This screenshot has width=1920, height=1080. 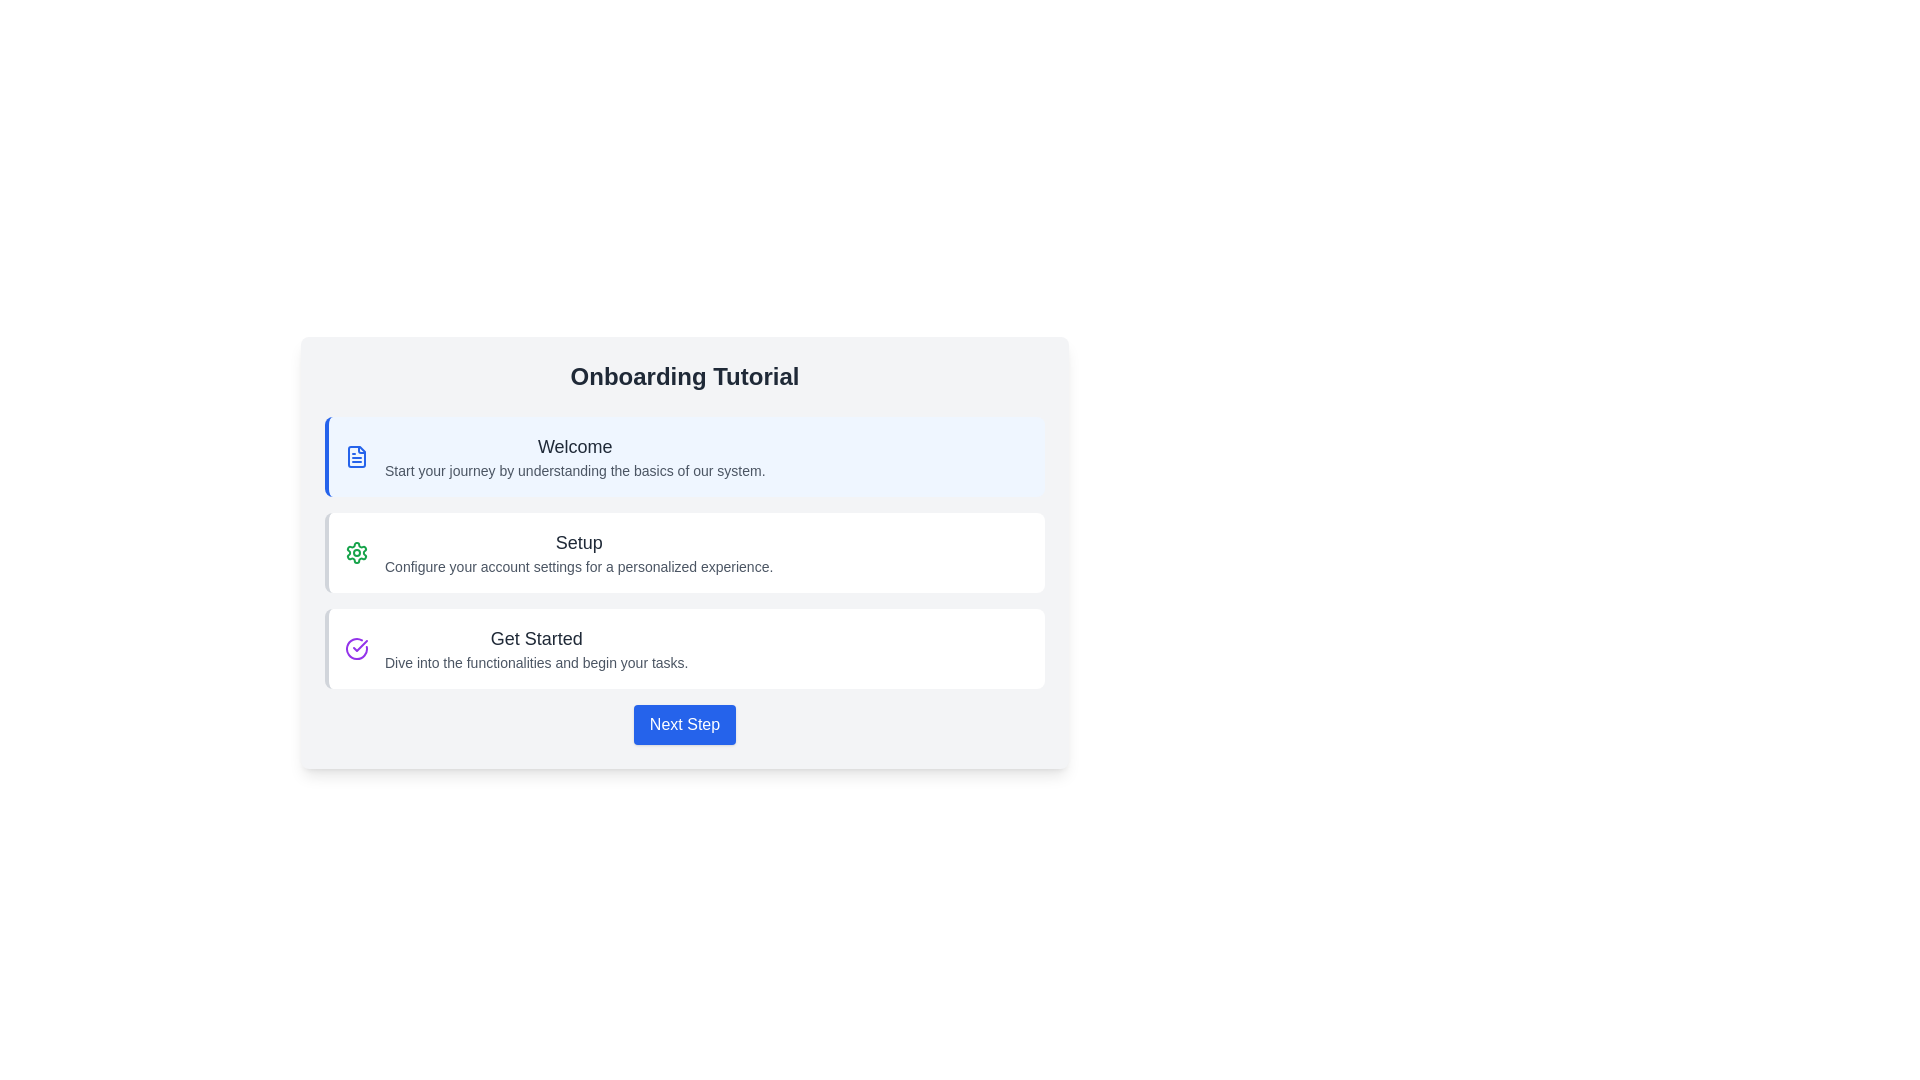 I want to click on instructional message provided in the text block located below the 'Get Started' header in the center of the interface, so click(x=536, y=663).